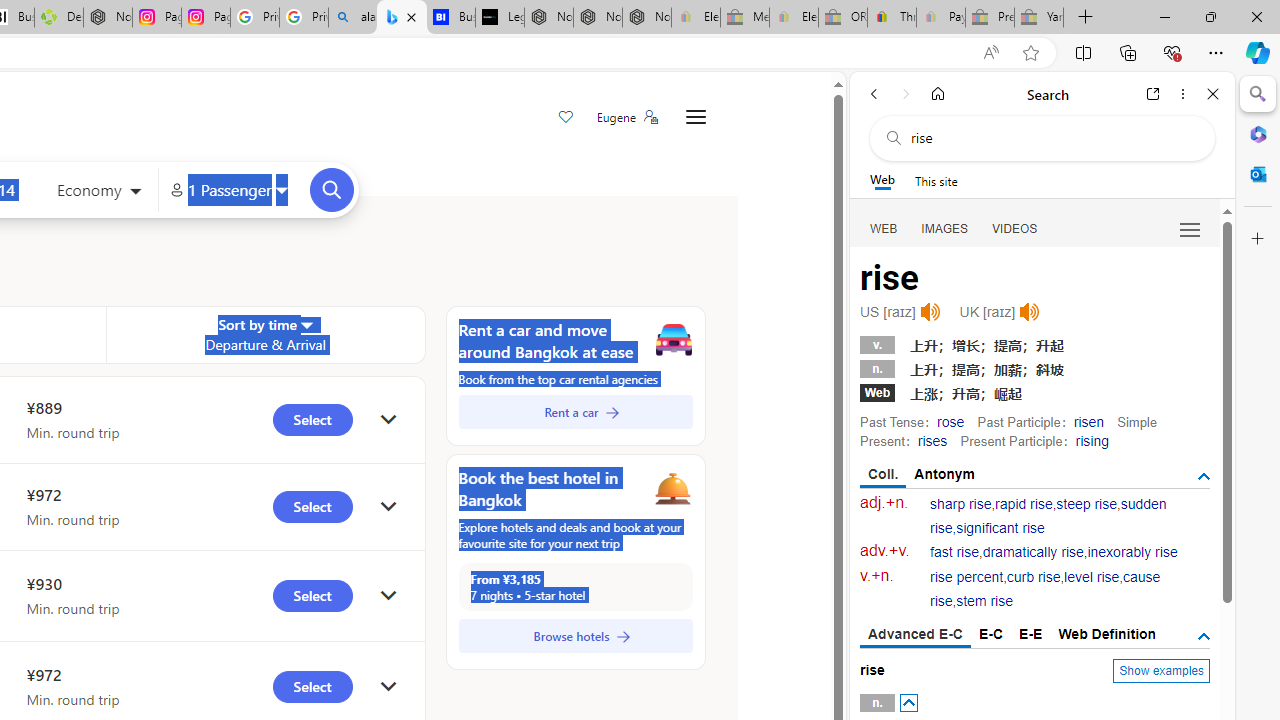  I want to click on 'curb rise', so click(1033, 577).